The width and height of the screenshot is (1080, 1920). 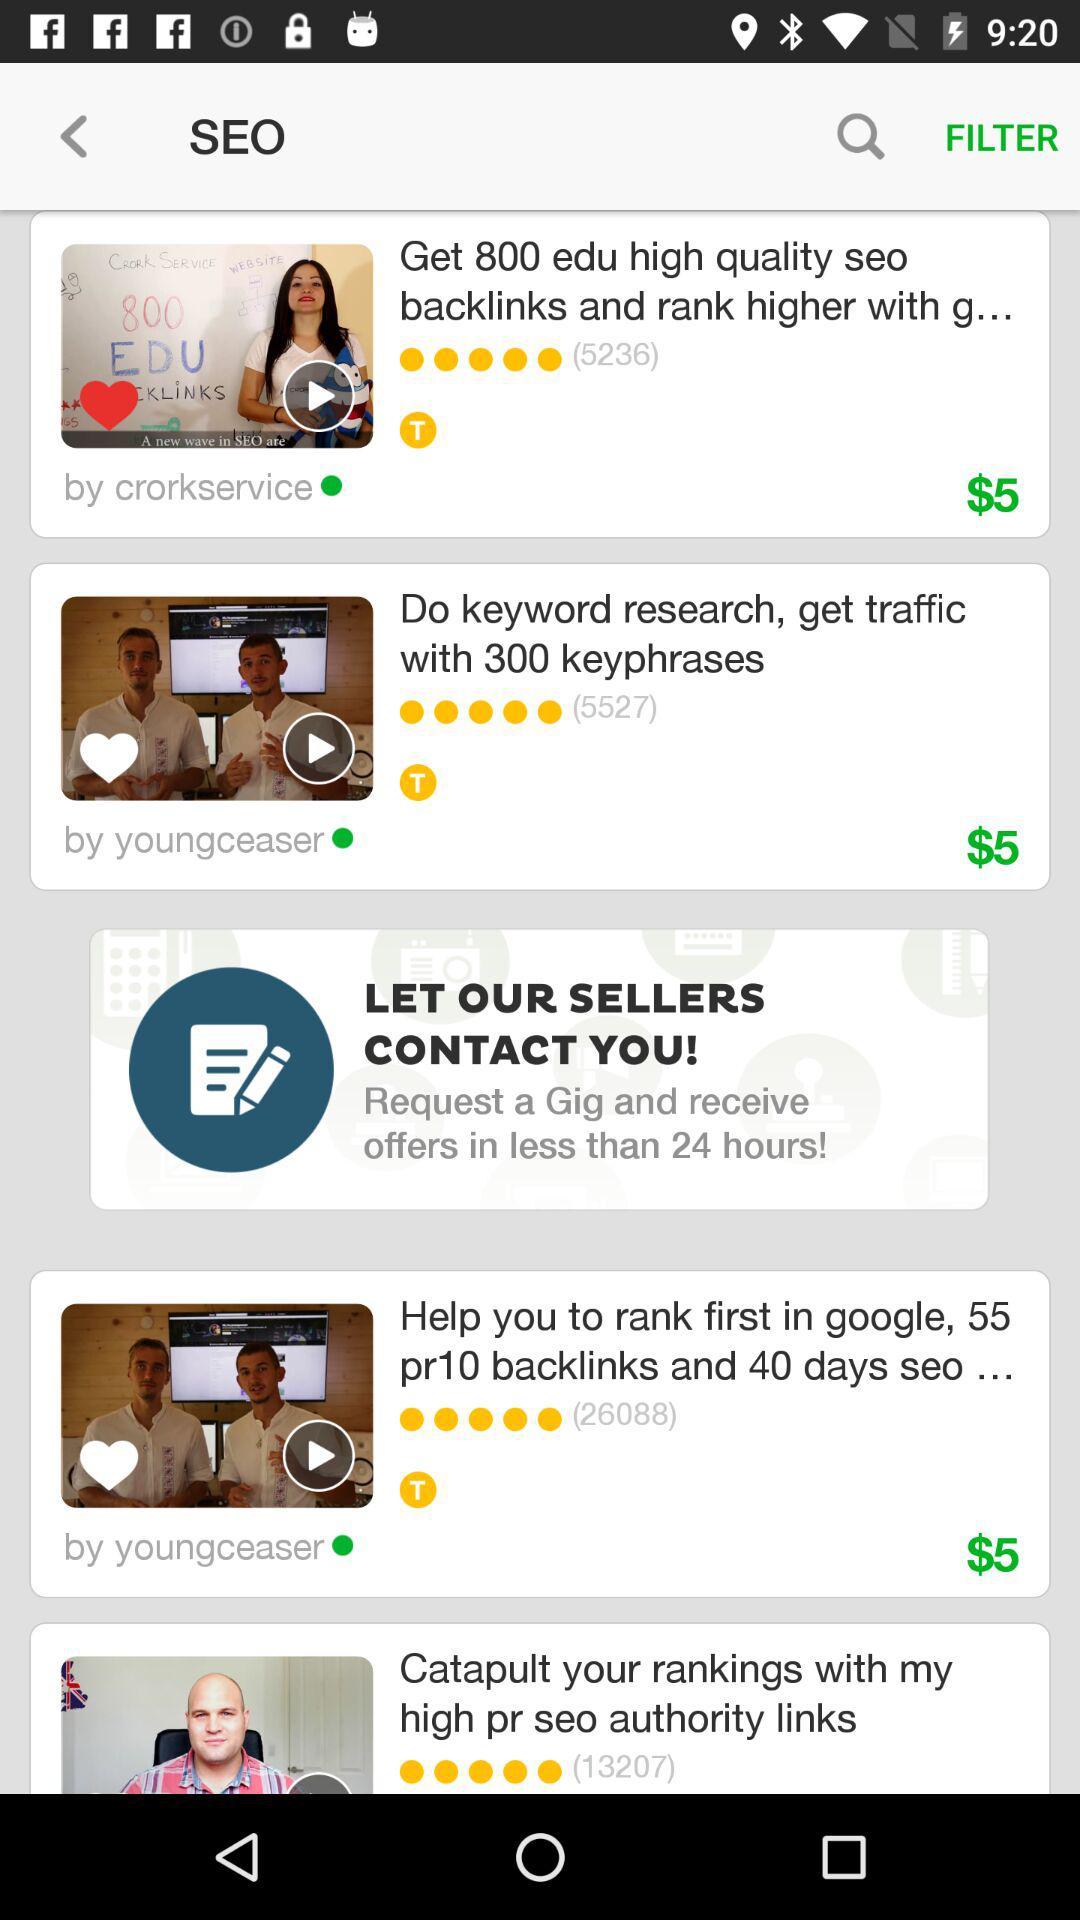 I want to click on by crorkservice, so click(x=202, y=485).